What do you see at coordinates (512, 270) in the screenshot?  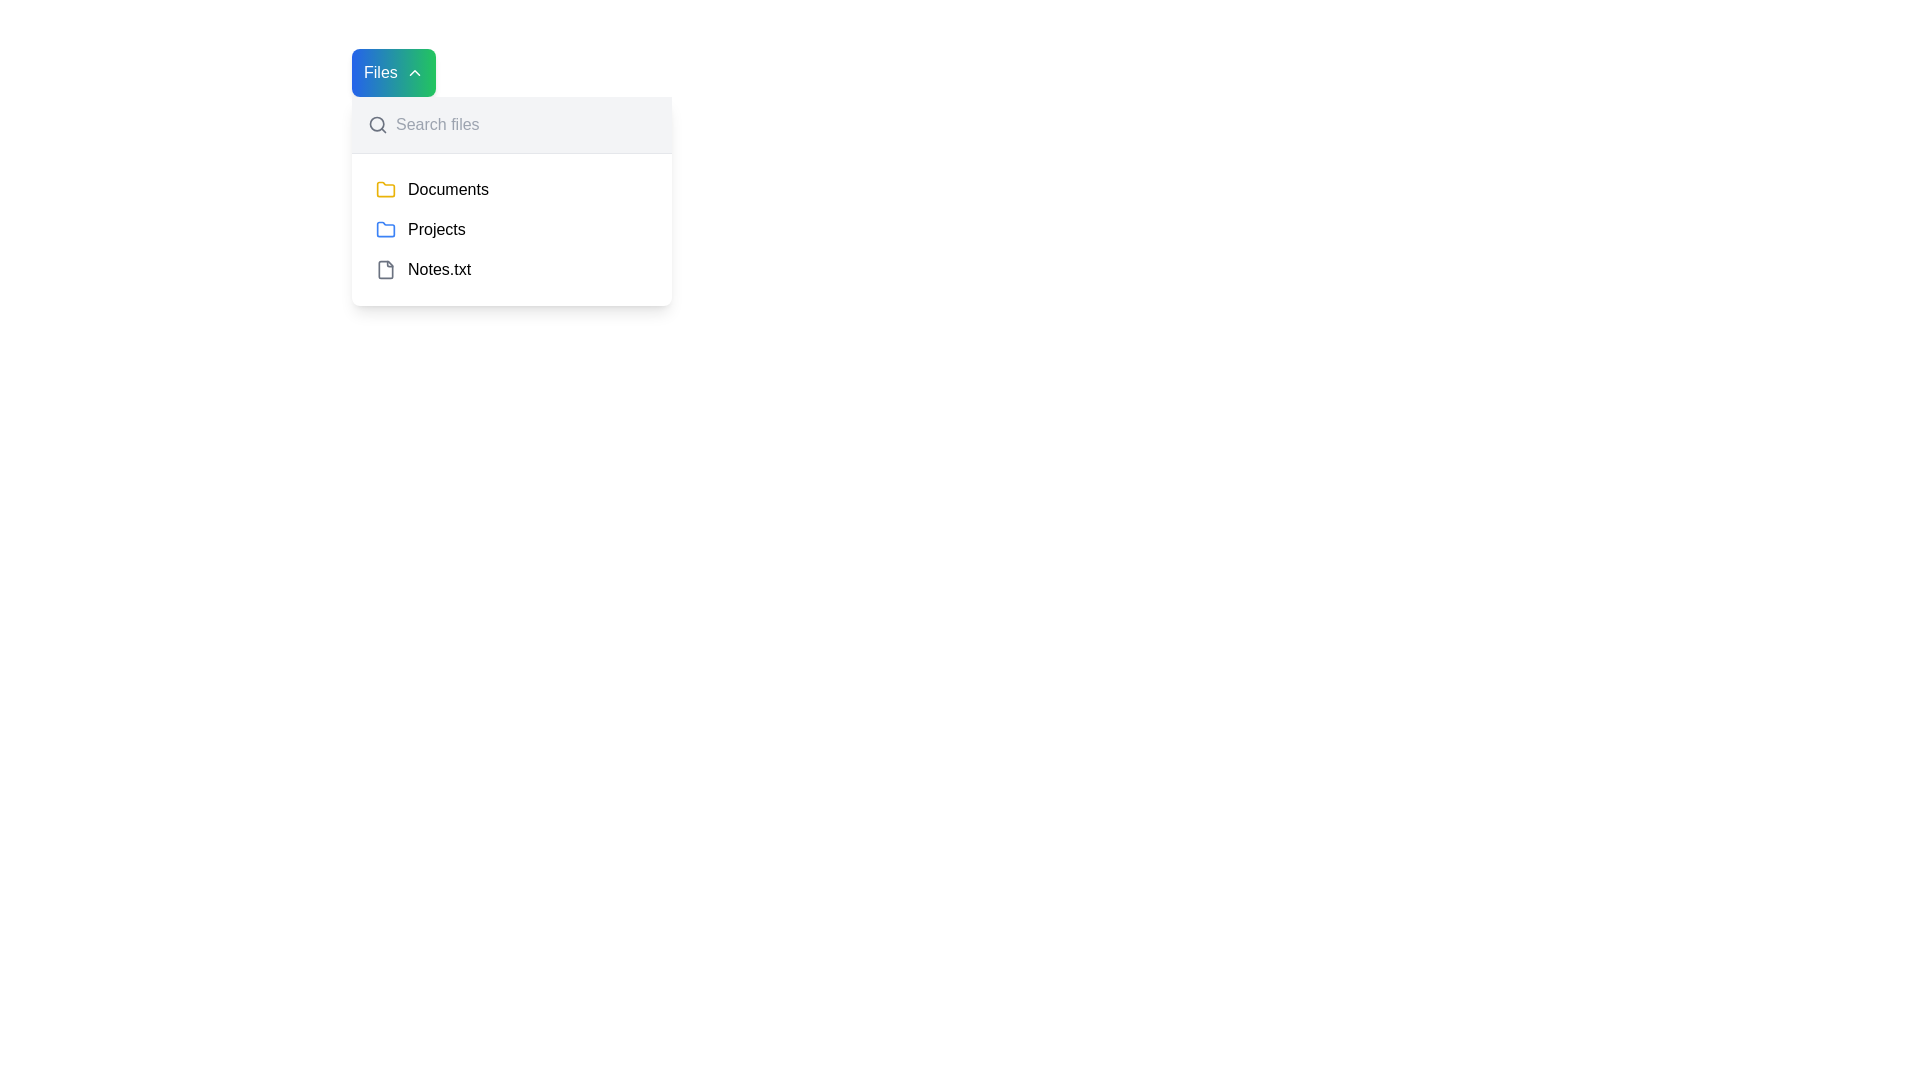 I see `the list item representing the file 'Notes.txt'` at bounding box center [512, 270].